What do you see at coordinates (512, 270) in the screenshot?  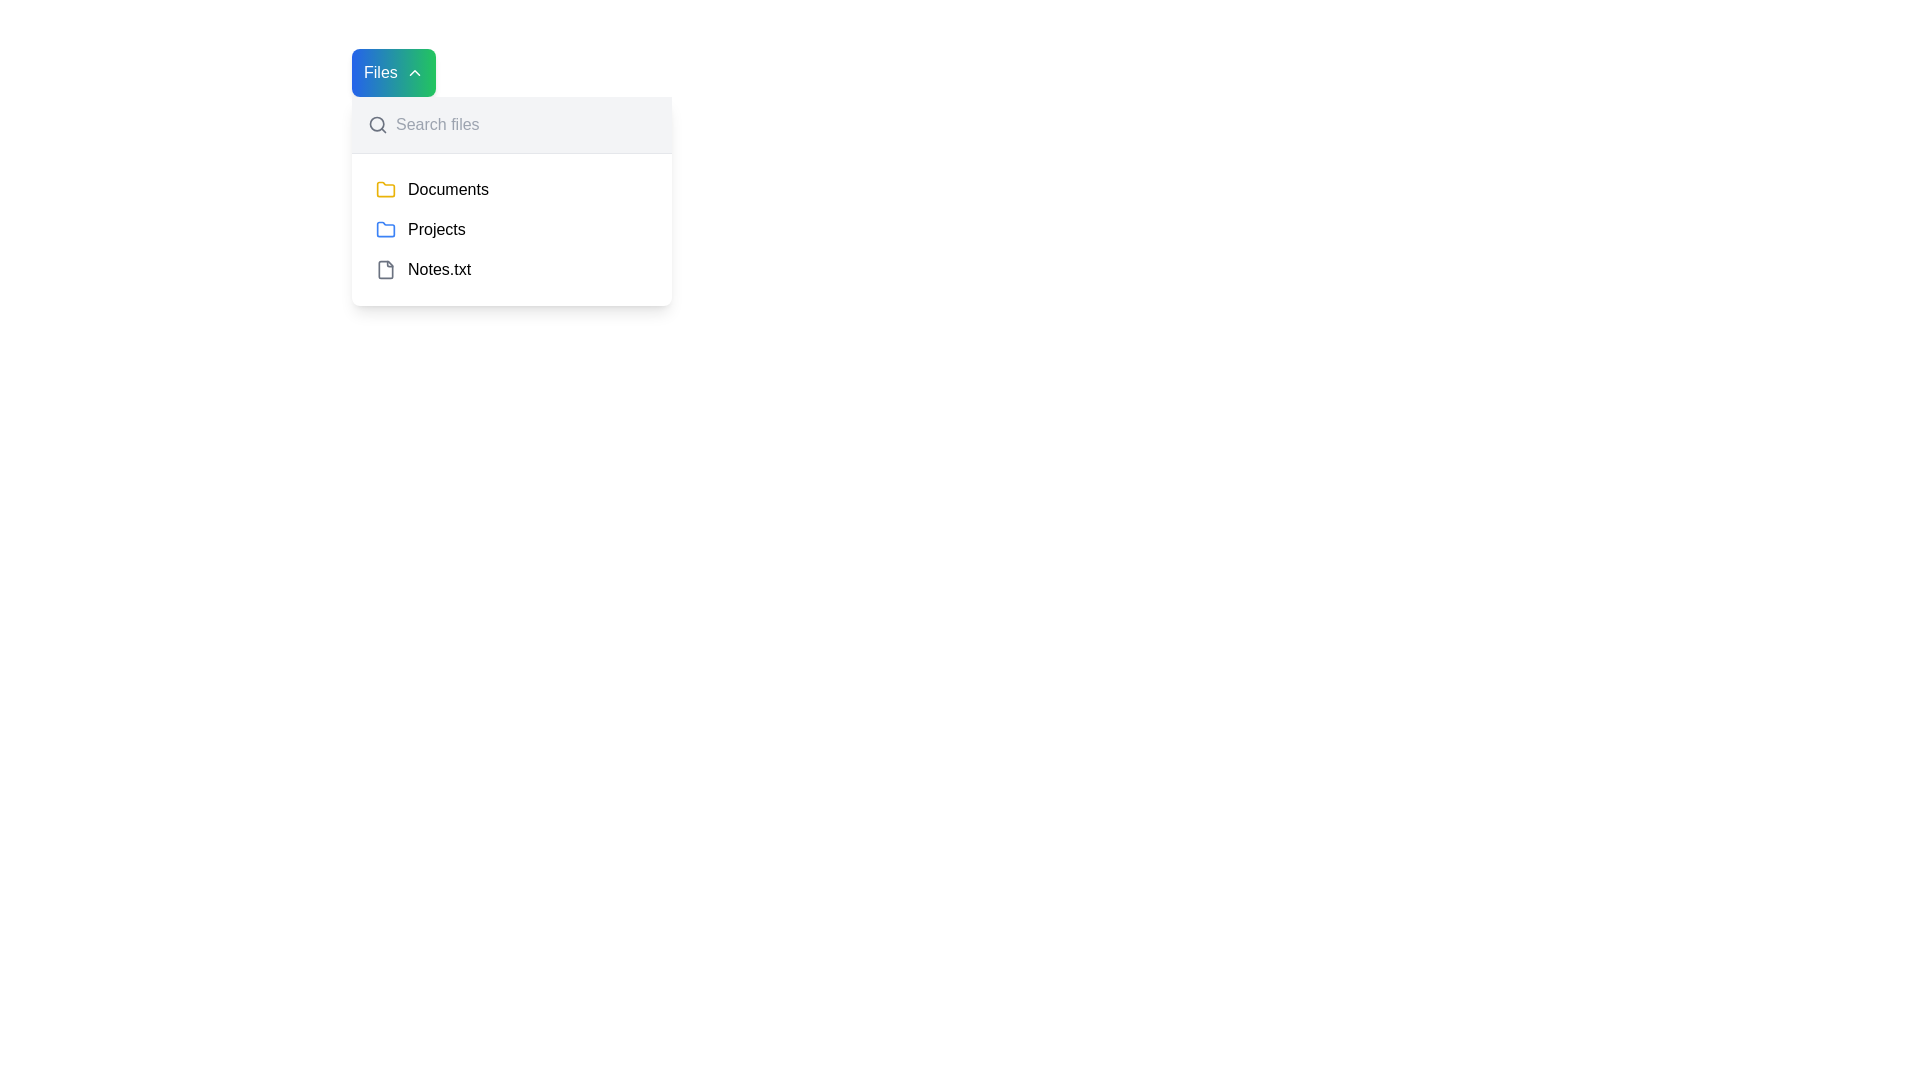 I see `the list item representing the file 'Notes.txt'` at bounding box center [512, 270].